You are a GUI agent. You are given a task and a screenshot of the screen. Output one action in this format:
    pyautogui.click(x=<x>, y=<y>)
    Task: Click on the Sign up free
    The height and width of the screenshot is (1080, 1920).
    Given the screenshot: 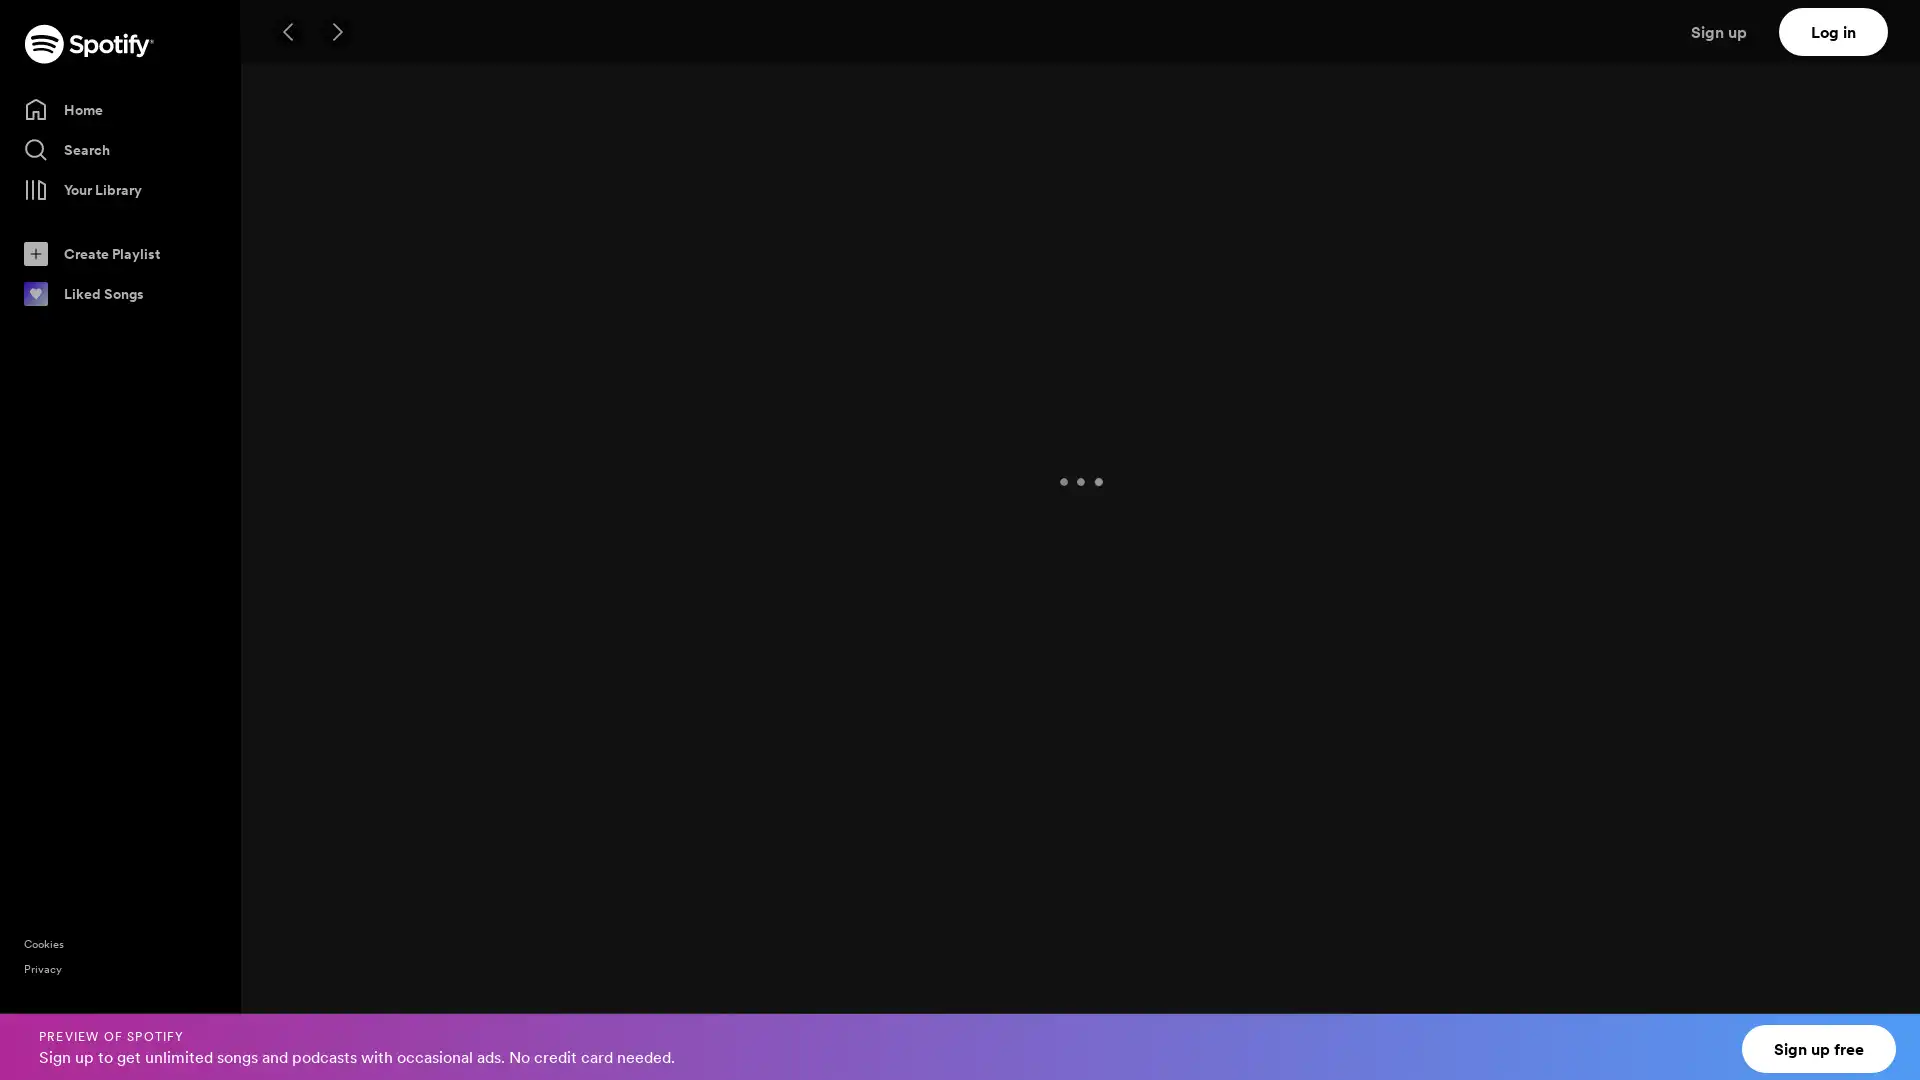 What is the action you would take?
    pyautogui.click(x=1819, y=1048)
    